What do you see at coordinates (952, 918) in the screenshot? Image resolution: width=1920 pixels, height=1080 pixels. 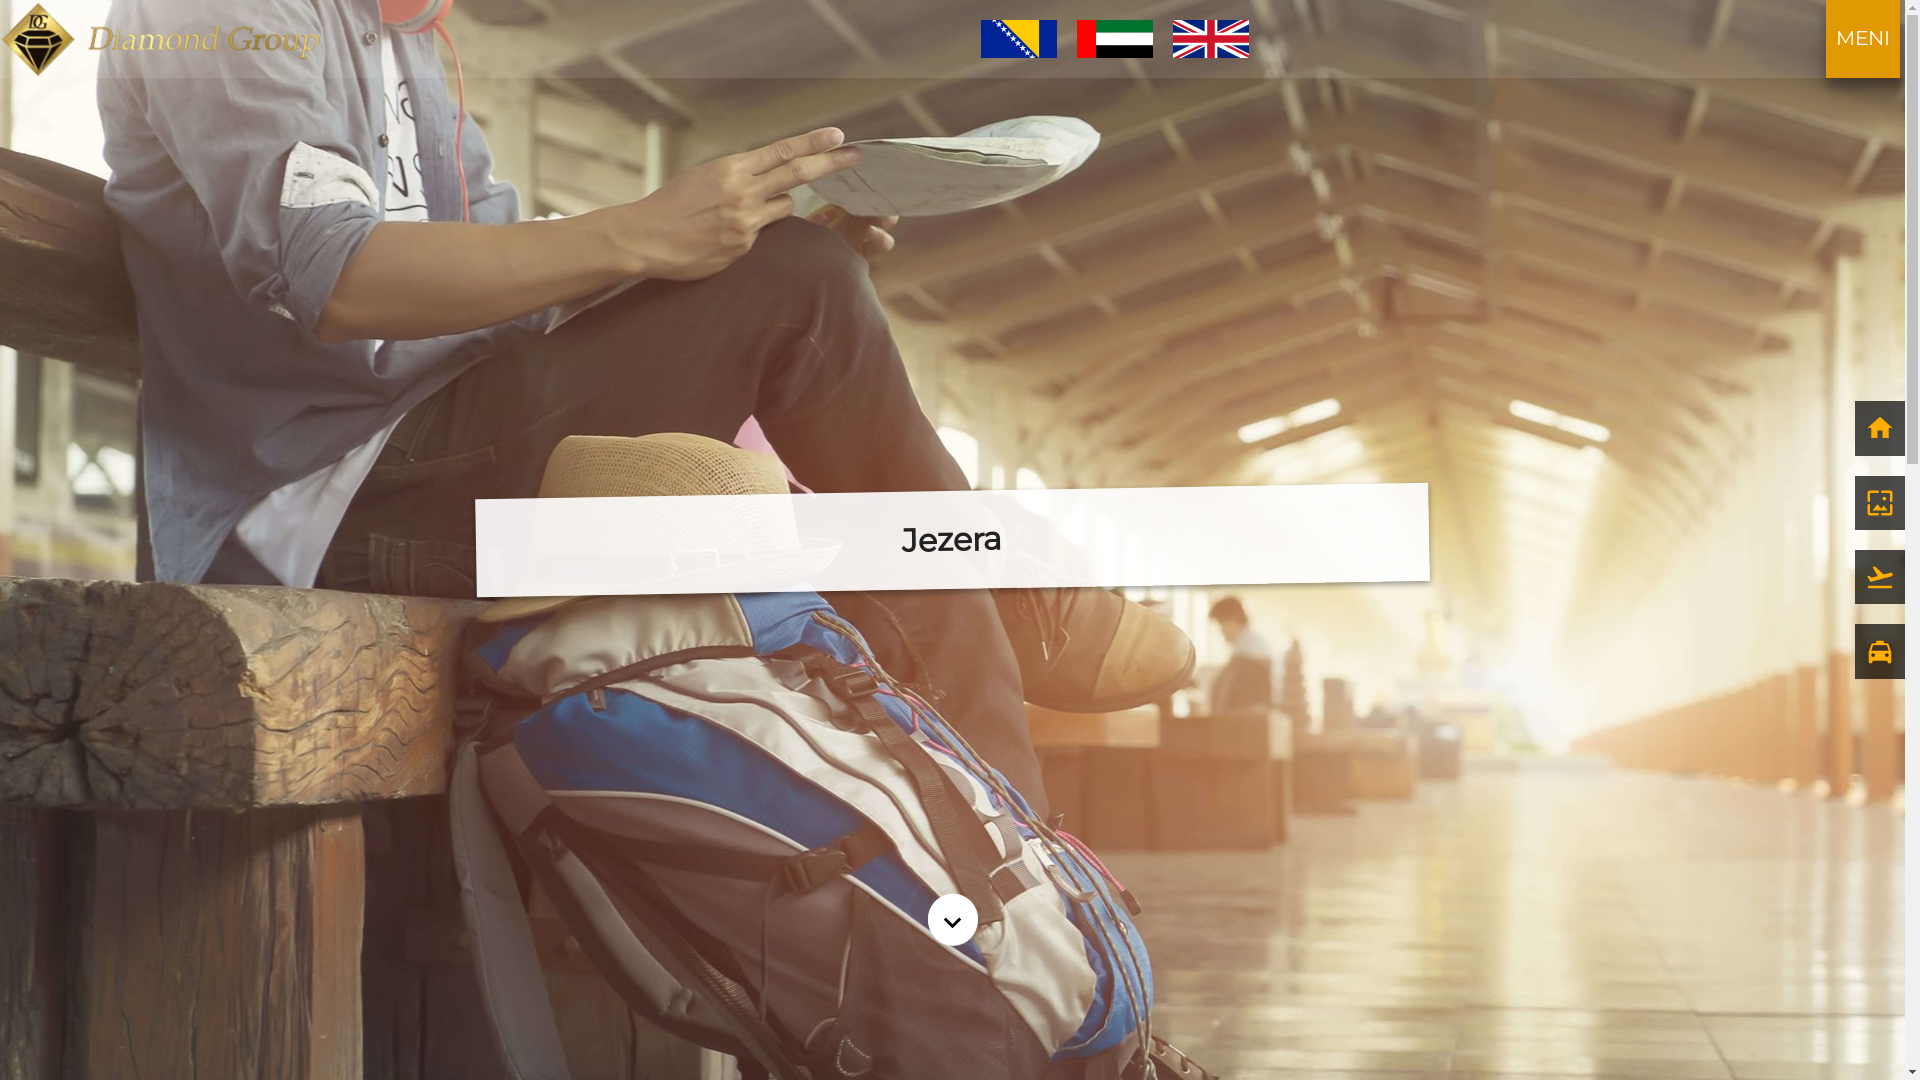 I see `'expand_more'` at bounding box center [952, 918].